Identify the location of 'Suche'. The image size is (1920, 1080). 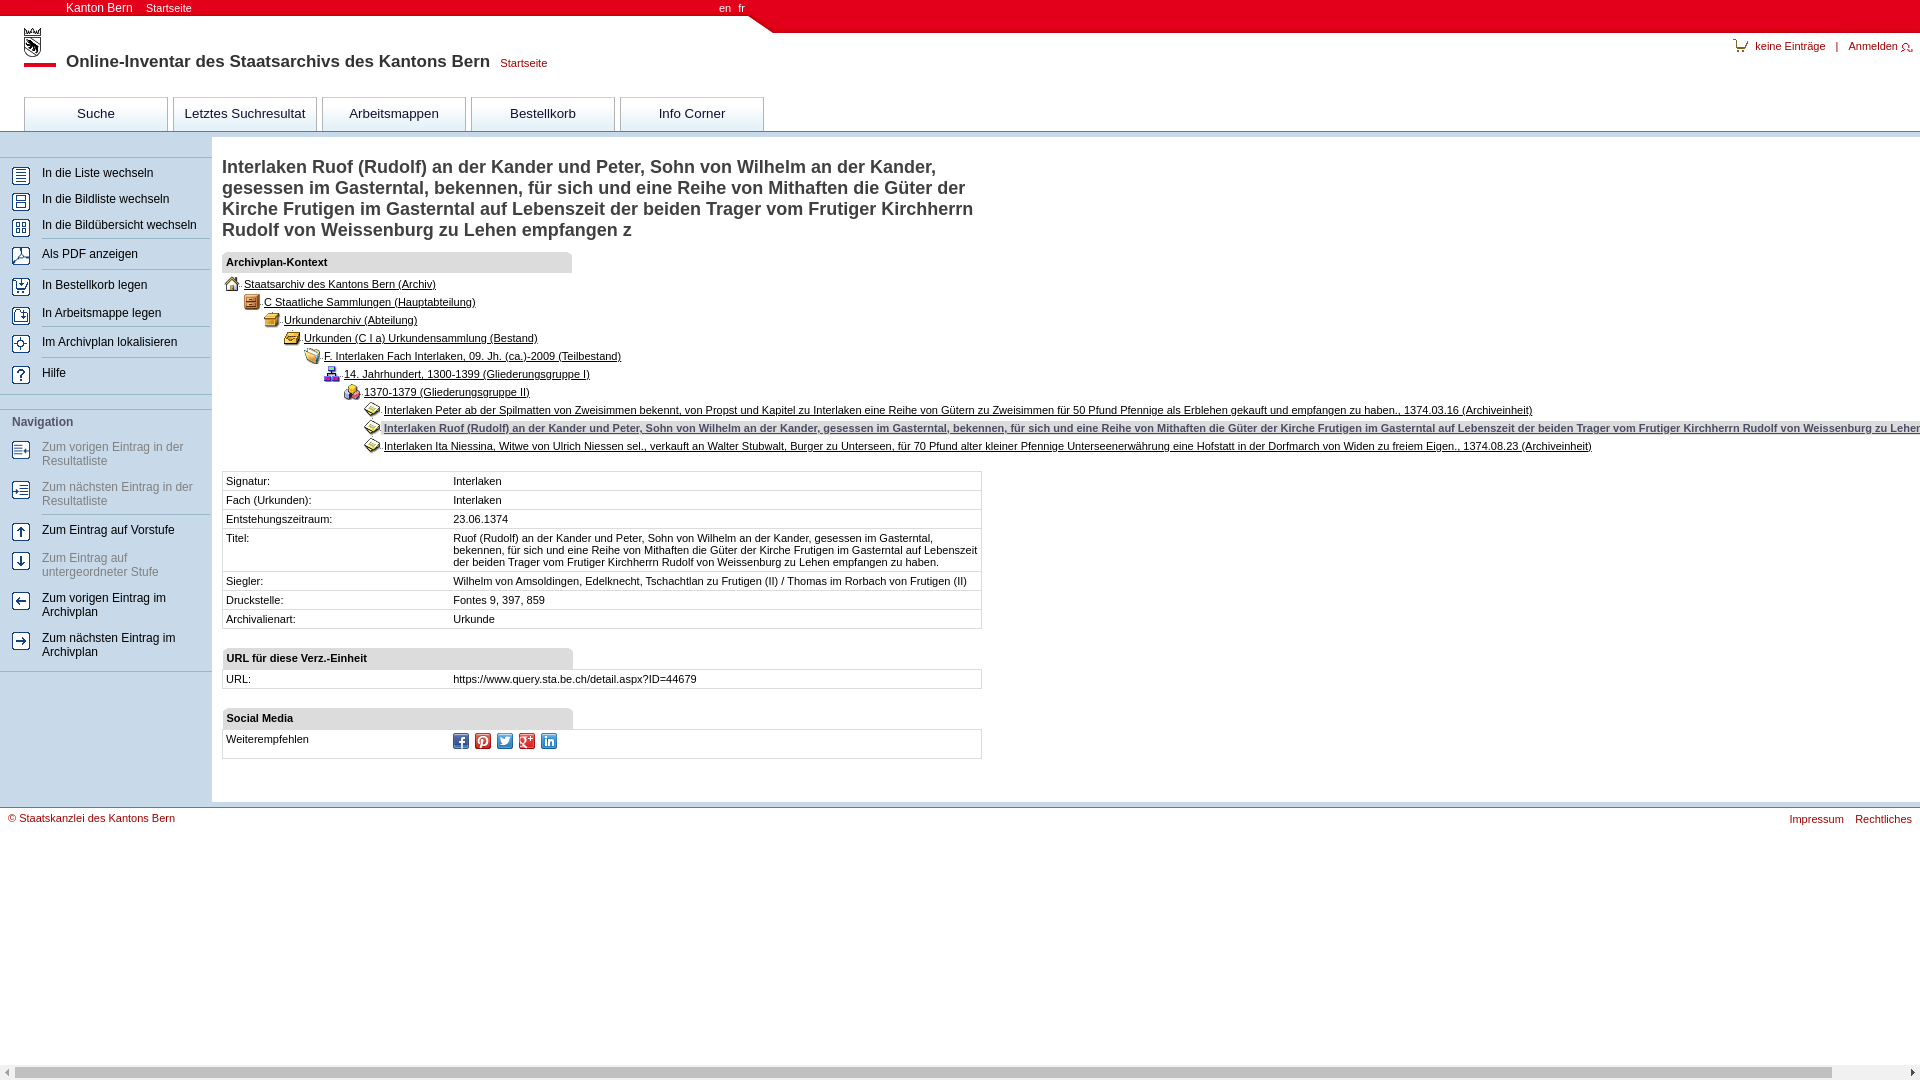
(95, 114).